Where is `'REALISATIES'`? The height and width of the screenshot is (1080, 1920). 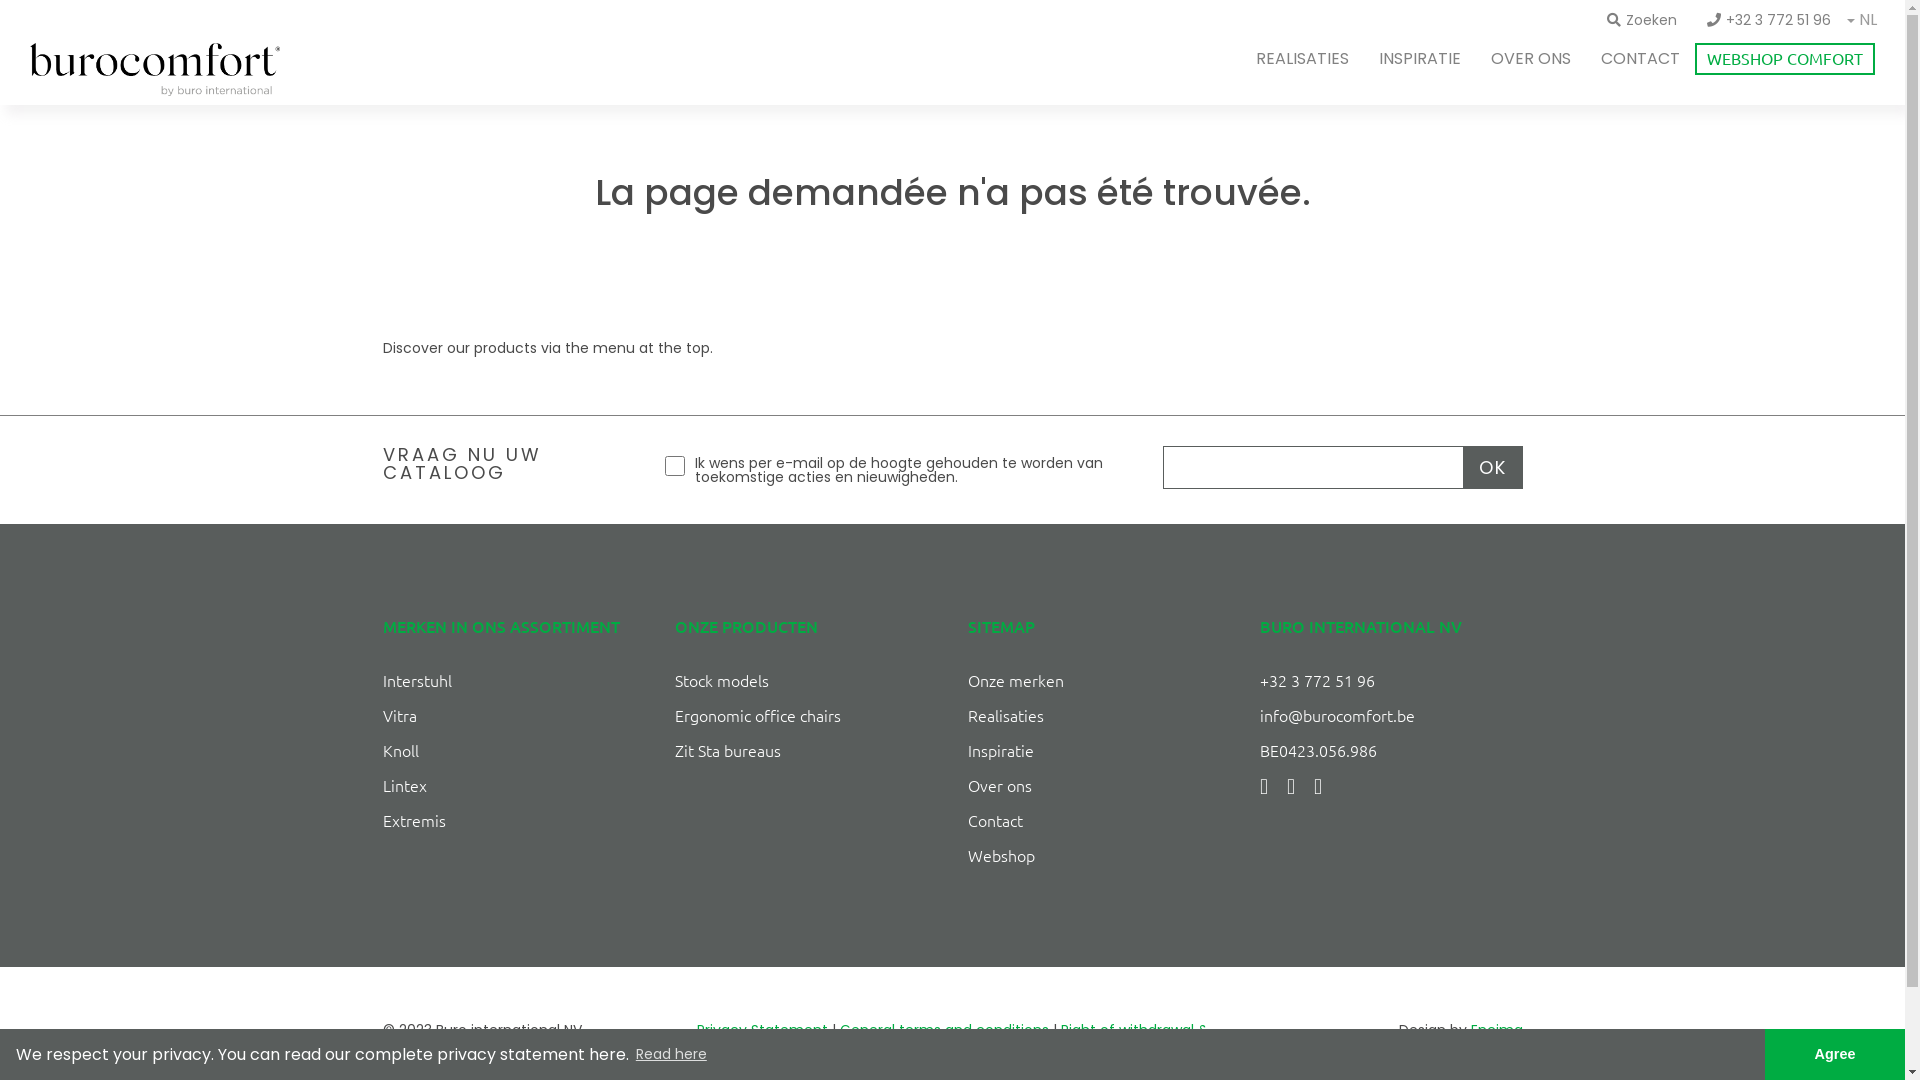
'REALISATIES' is located at coordinates (1302, 57).